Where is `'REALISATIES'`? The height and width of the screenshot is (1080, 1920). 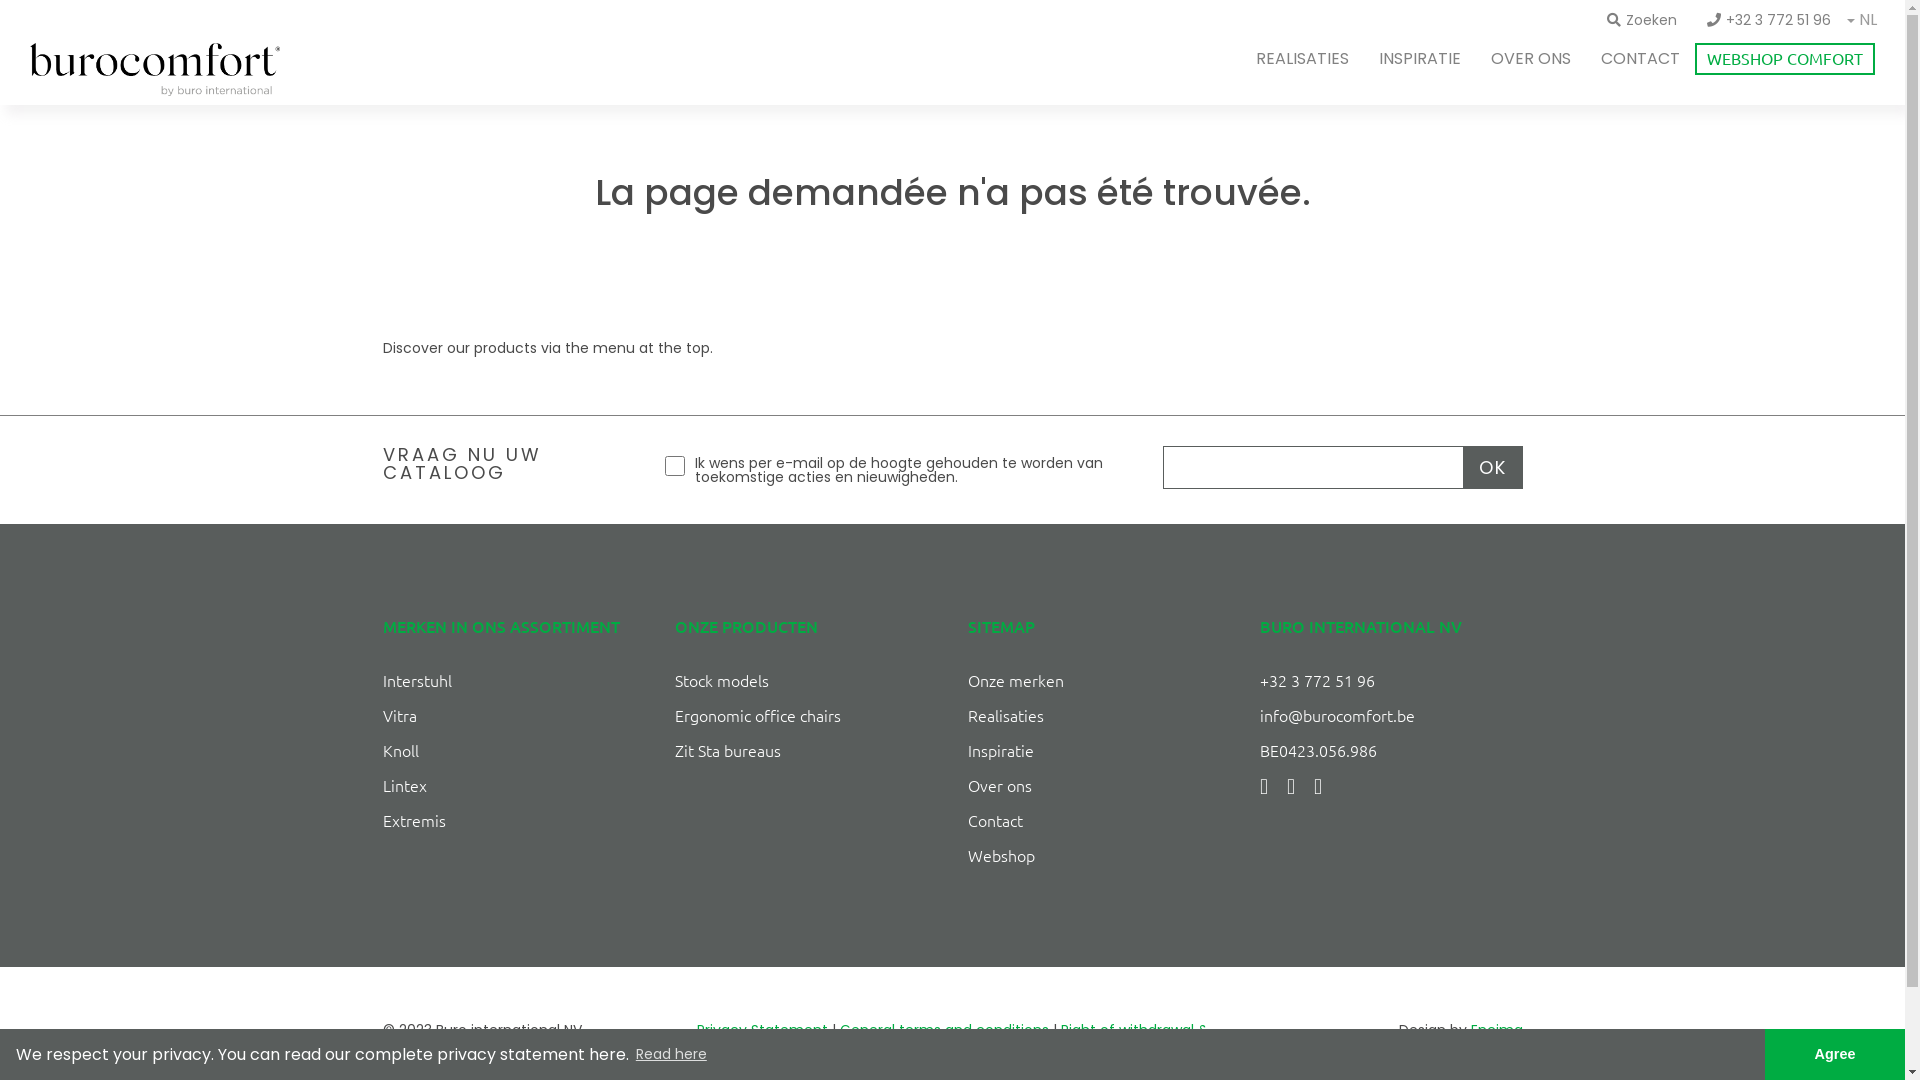
'REALISATIES' is located at coordinates (1302, 57).